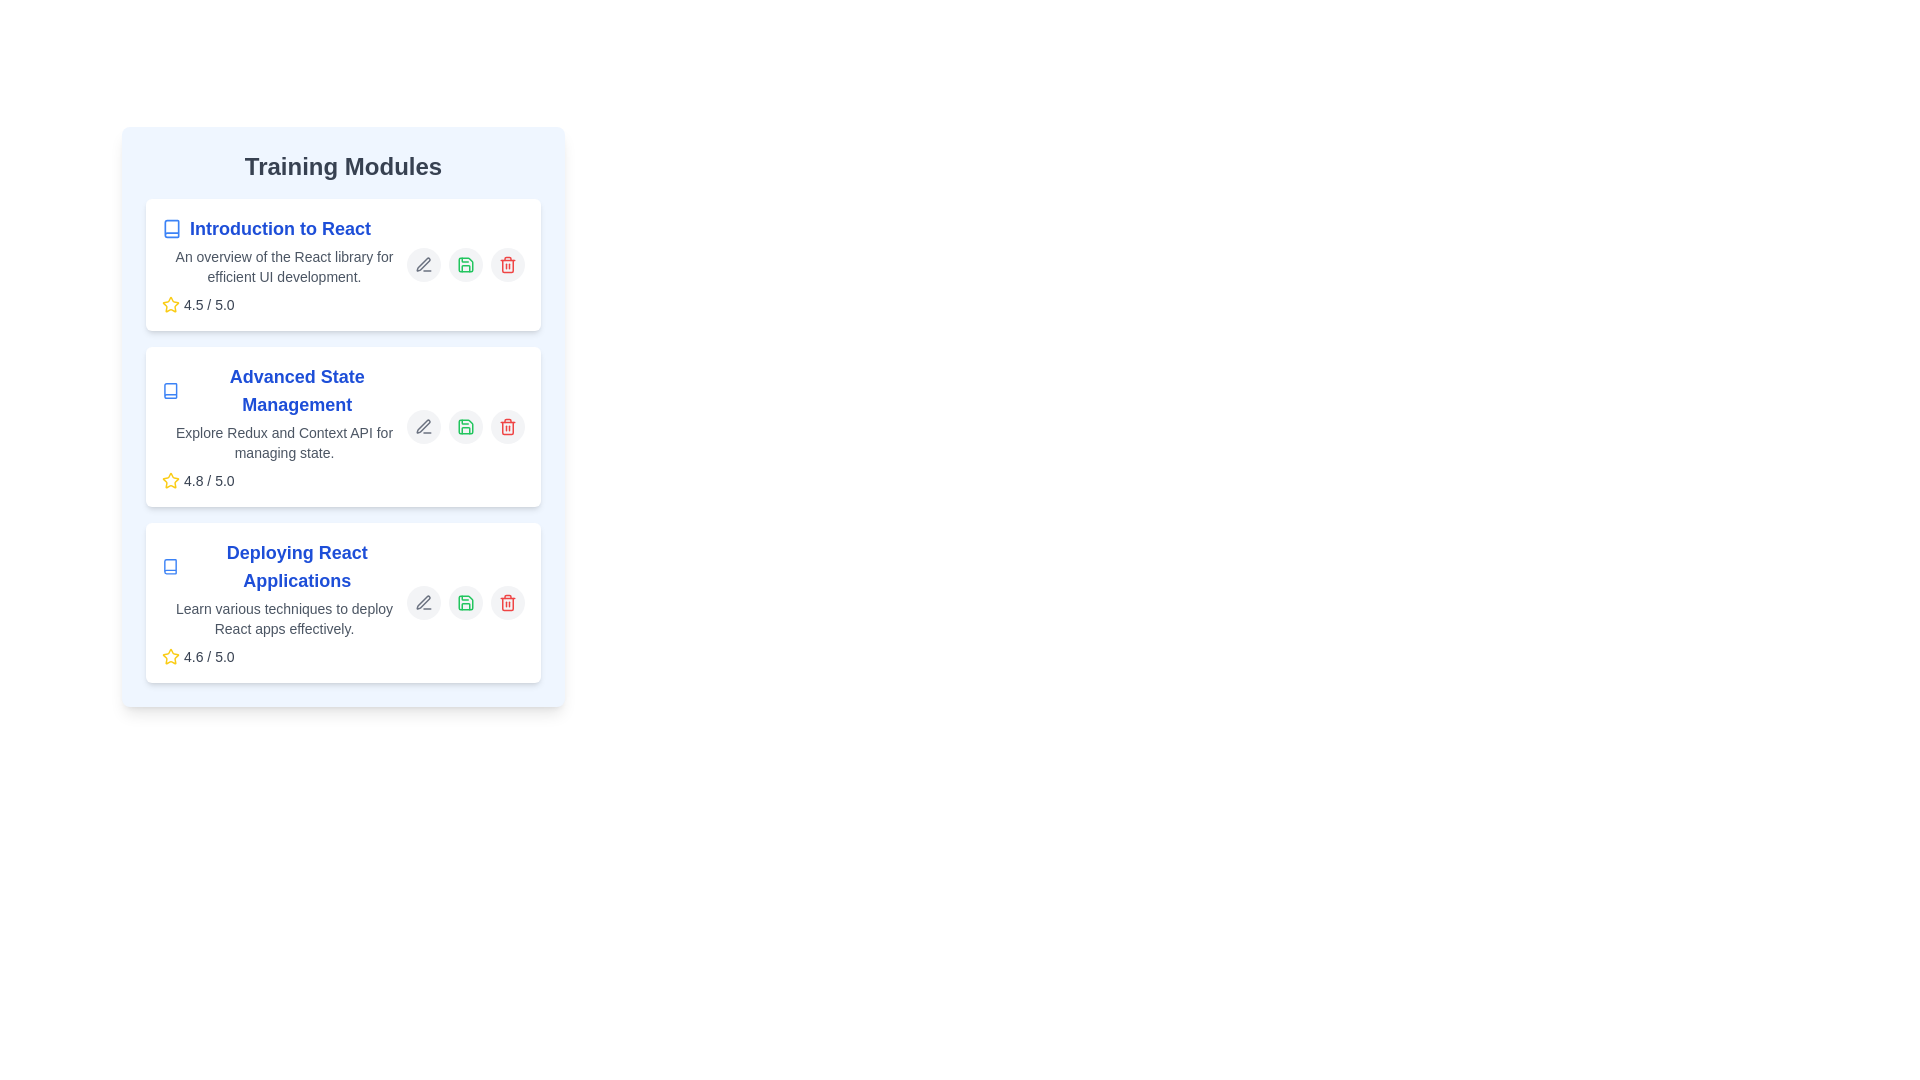 This screenshot has width=1920, height=1080. Describe the element at coordinates (464, 264) in the screenshot. I see `the green save icon styled as a floppy disk located on the right side of the 'Introduction to React' training module entry` at that location.